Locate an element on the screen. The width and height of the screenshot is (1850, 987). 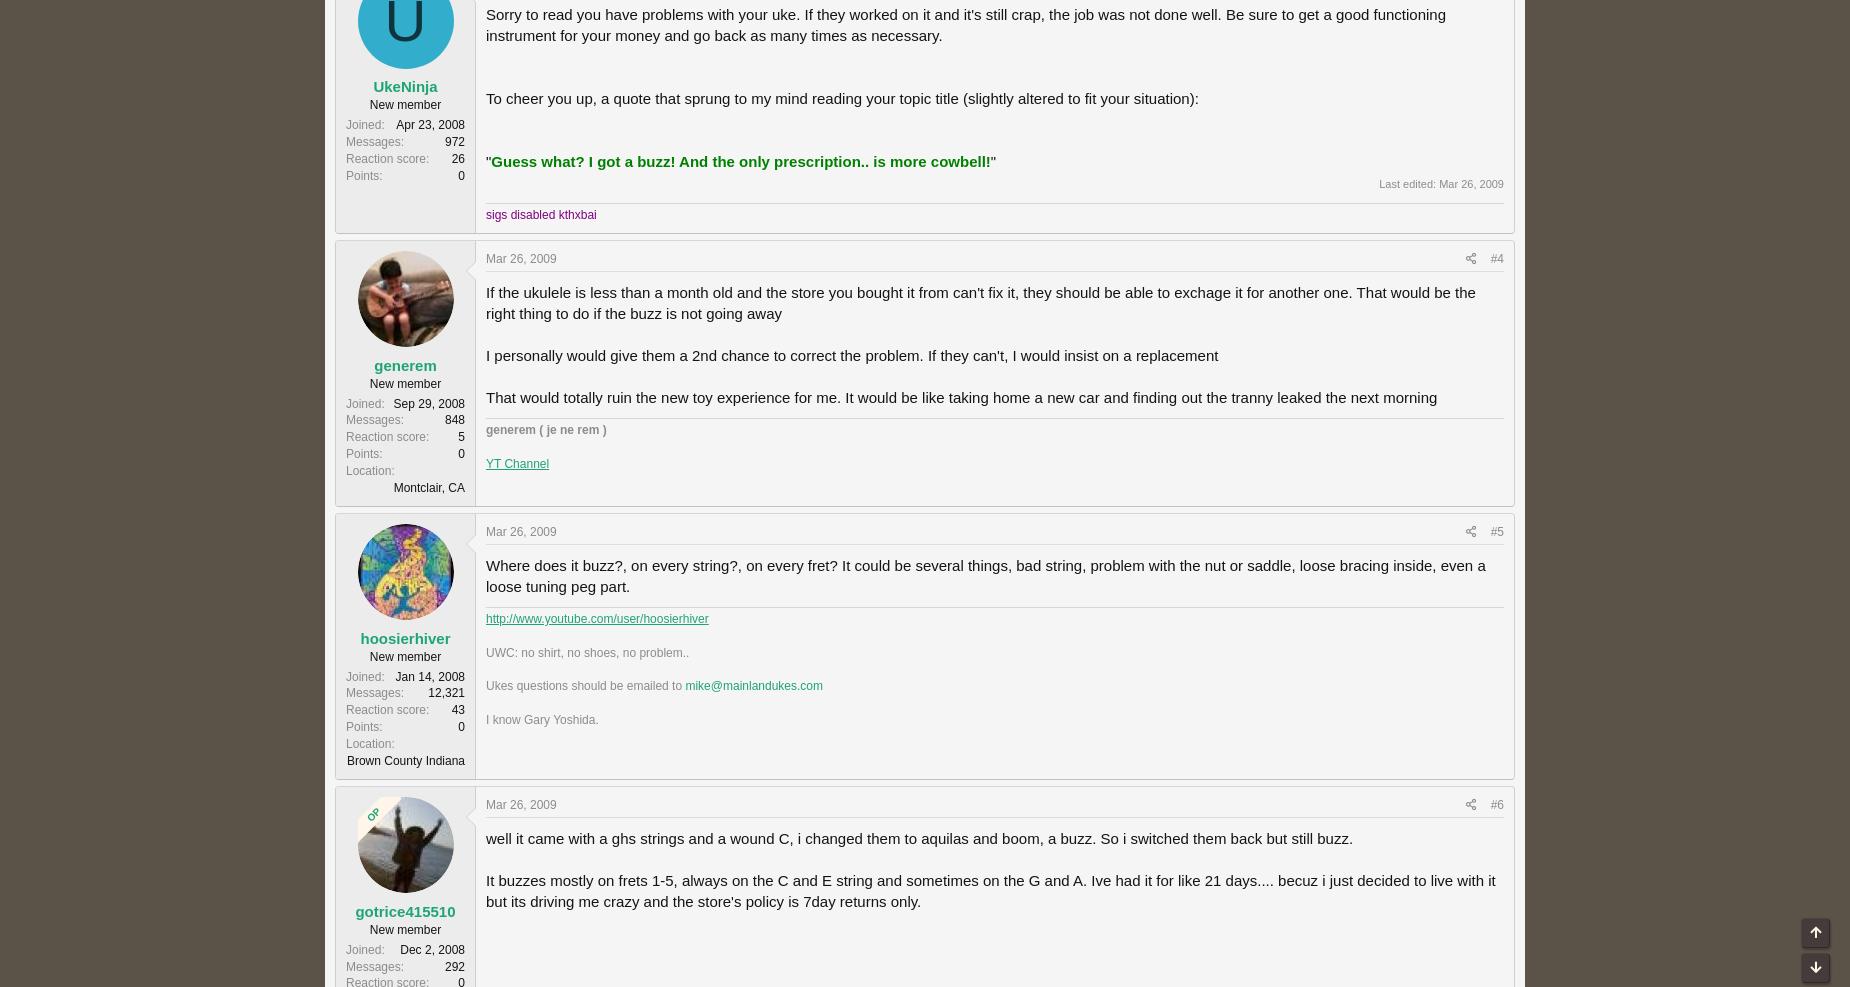
'That would totally ruin the new toy experience for me. It would be like taking home a new car and finding out the tranny leaked the next morning' is located at coordinates (960, 397).